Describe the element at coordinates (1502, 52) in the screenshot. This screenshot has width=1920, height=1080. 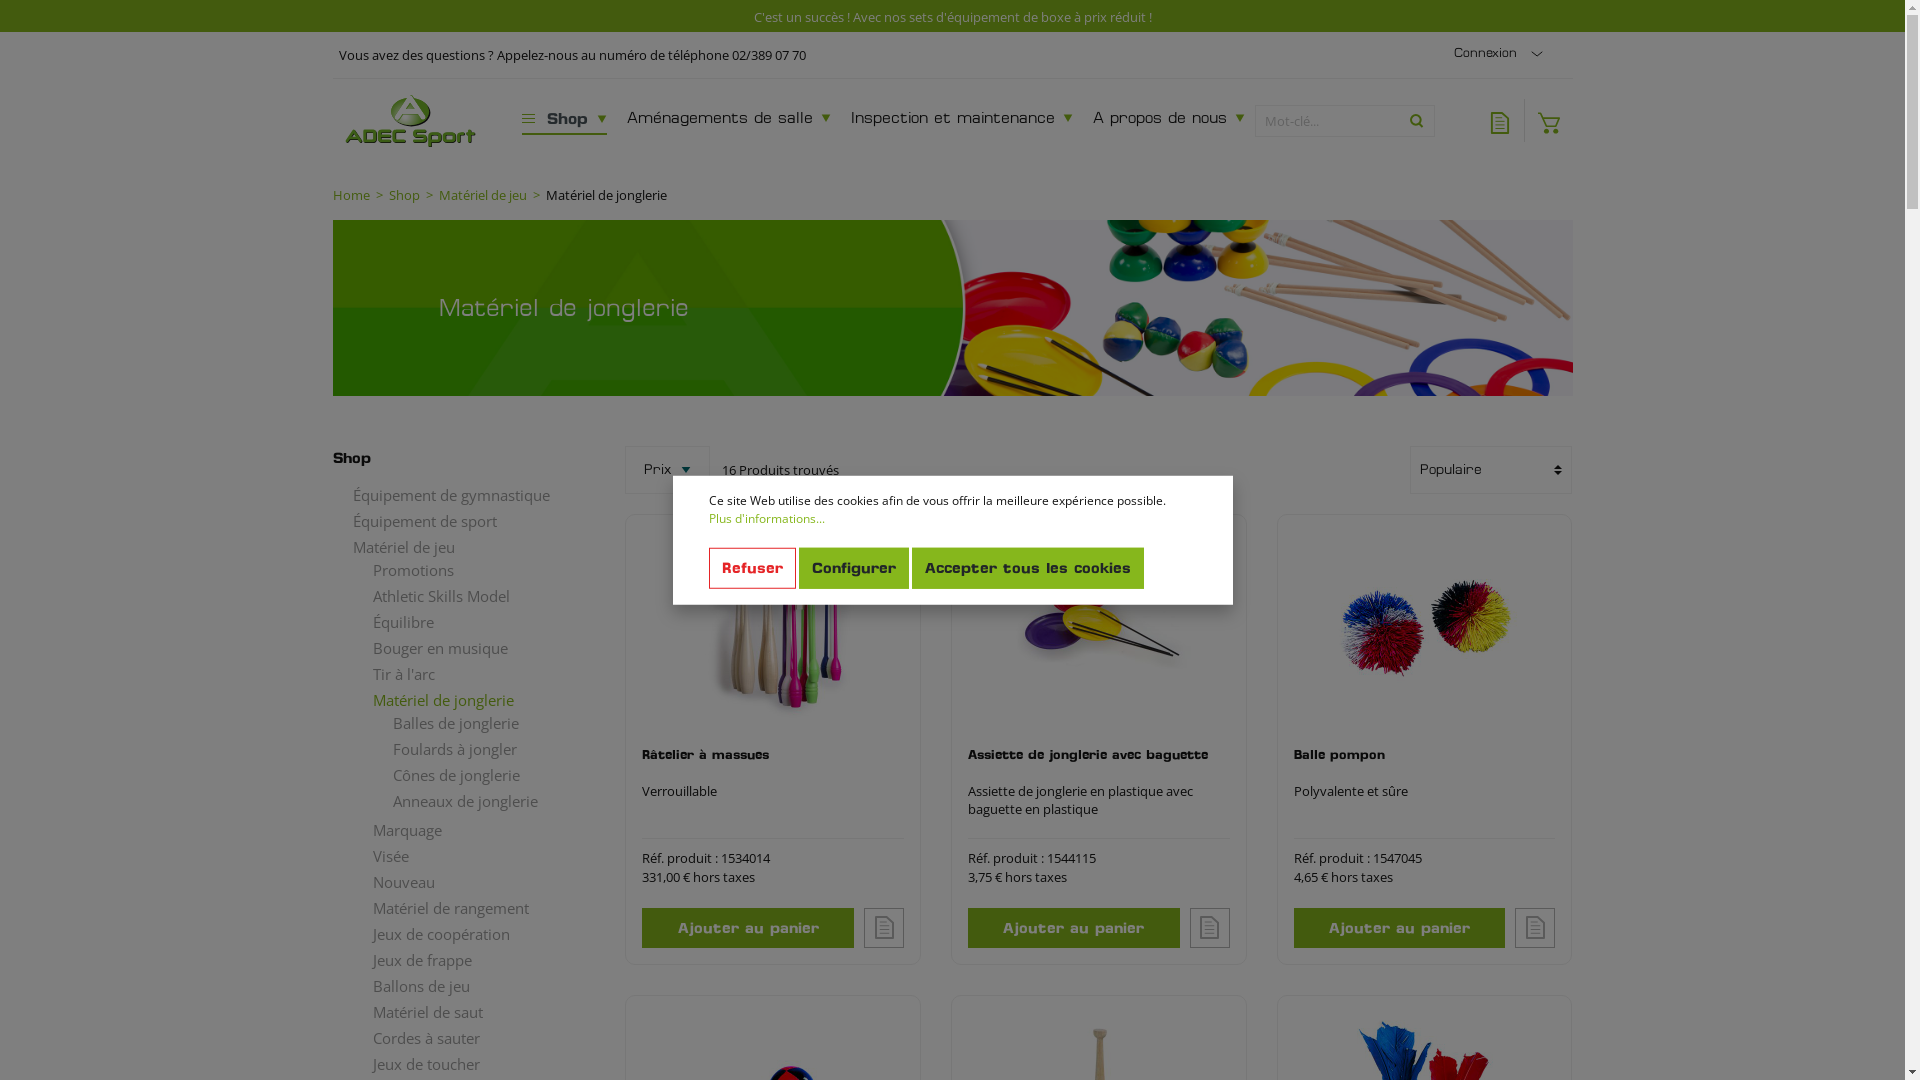
I see `'Connexion'` at that location.